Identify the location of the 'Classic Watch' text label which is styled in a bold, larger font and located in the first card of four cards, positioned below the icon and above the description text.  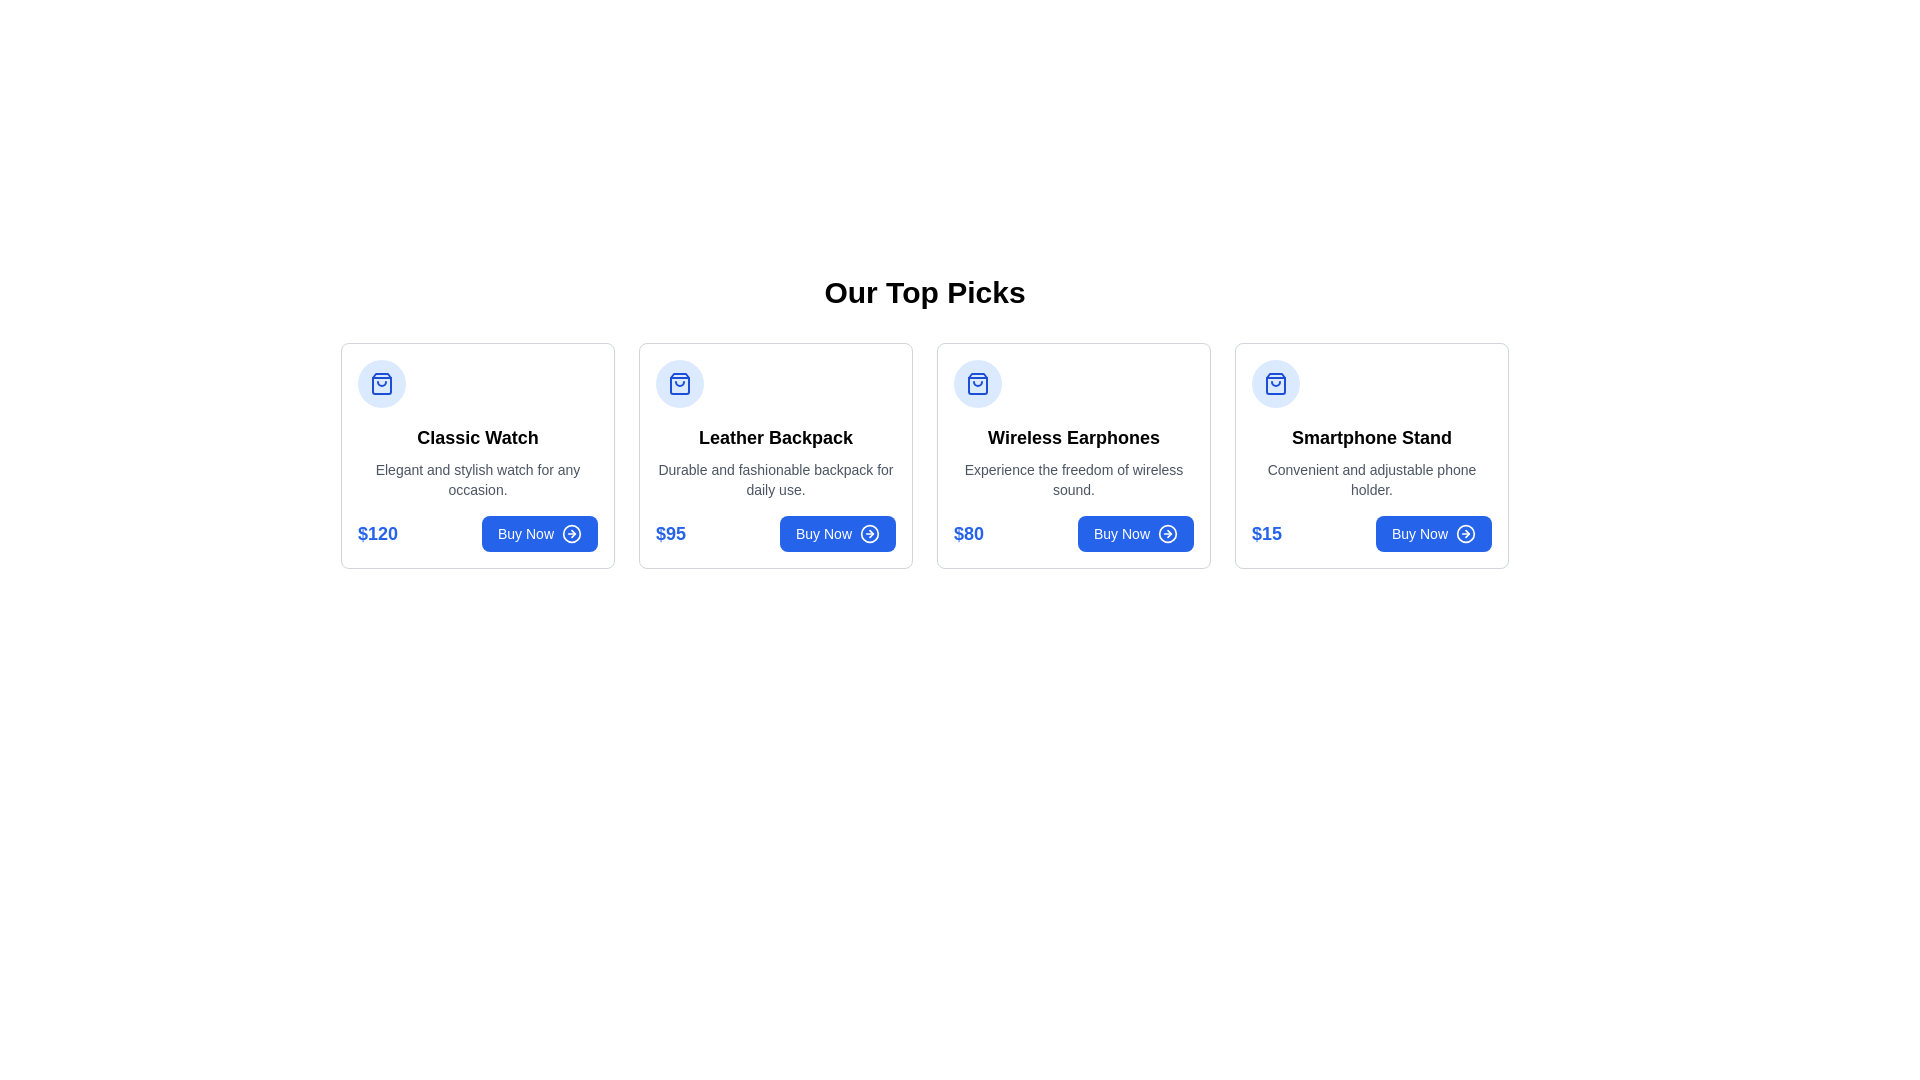
(477, 437).